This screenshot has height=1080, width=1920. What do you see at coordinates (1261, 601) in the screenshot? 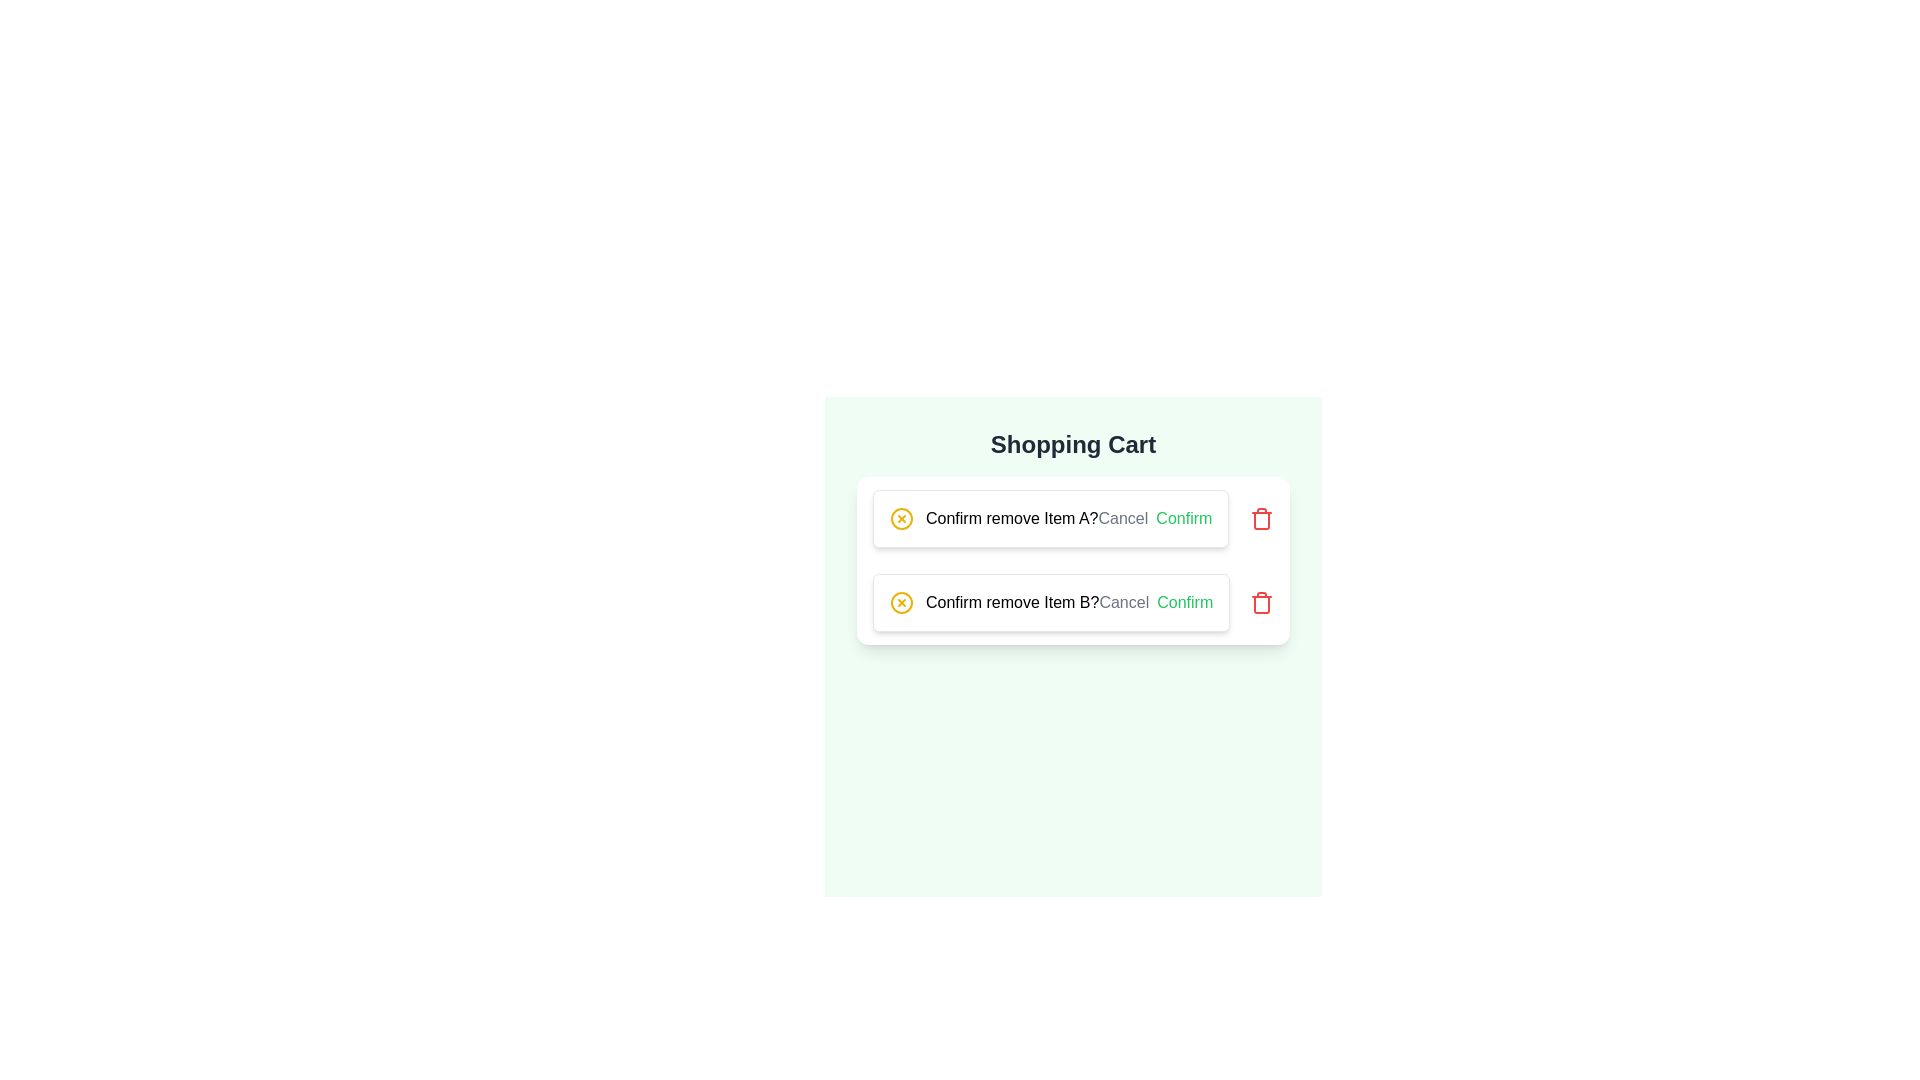
I see `the icon button for removing 'Item B' from the shopping cart` at bounding box center [1261, 601].